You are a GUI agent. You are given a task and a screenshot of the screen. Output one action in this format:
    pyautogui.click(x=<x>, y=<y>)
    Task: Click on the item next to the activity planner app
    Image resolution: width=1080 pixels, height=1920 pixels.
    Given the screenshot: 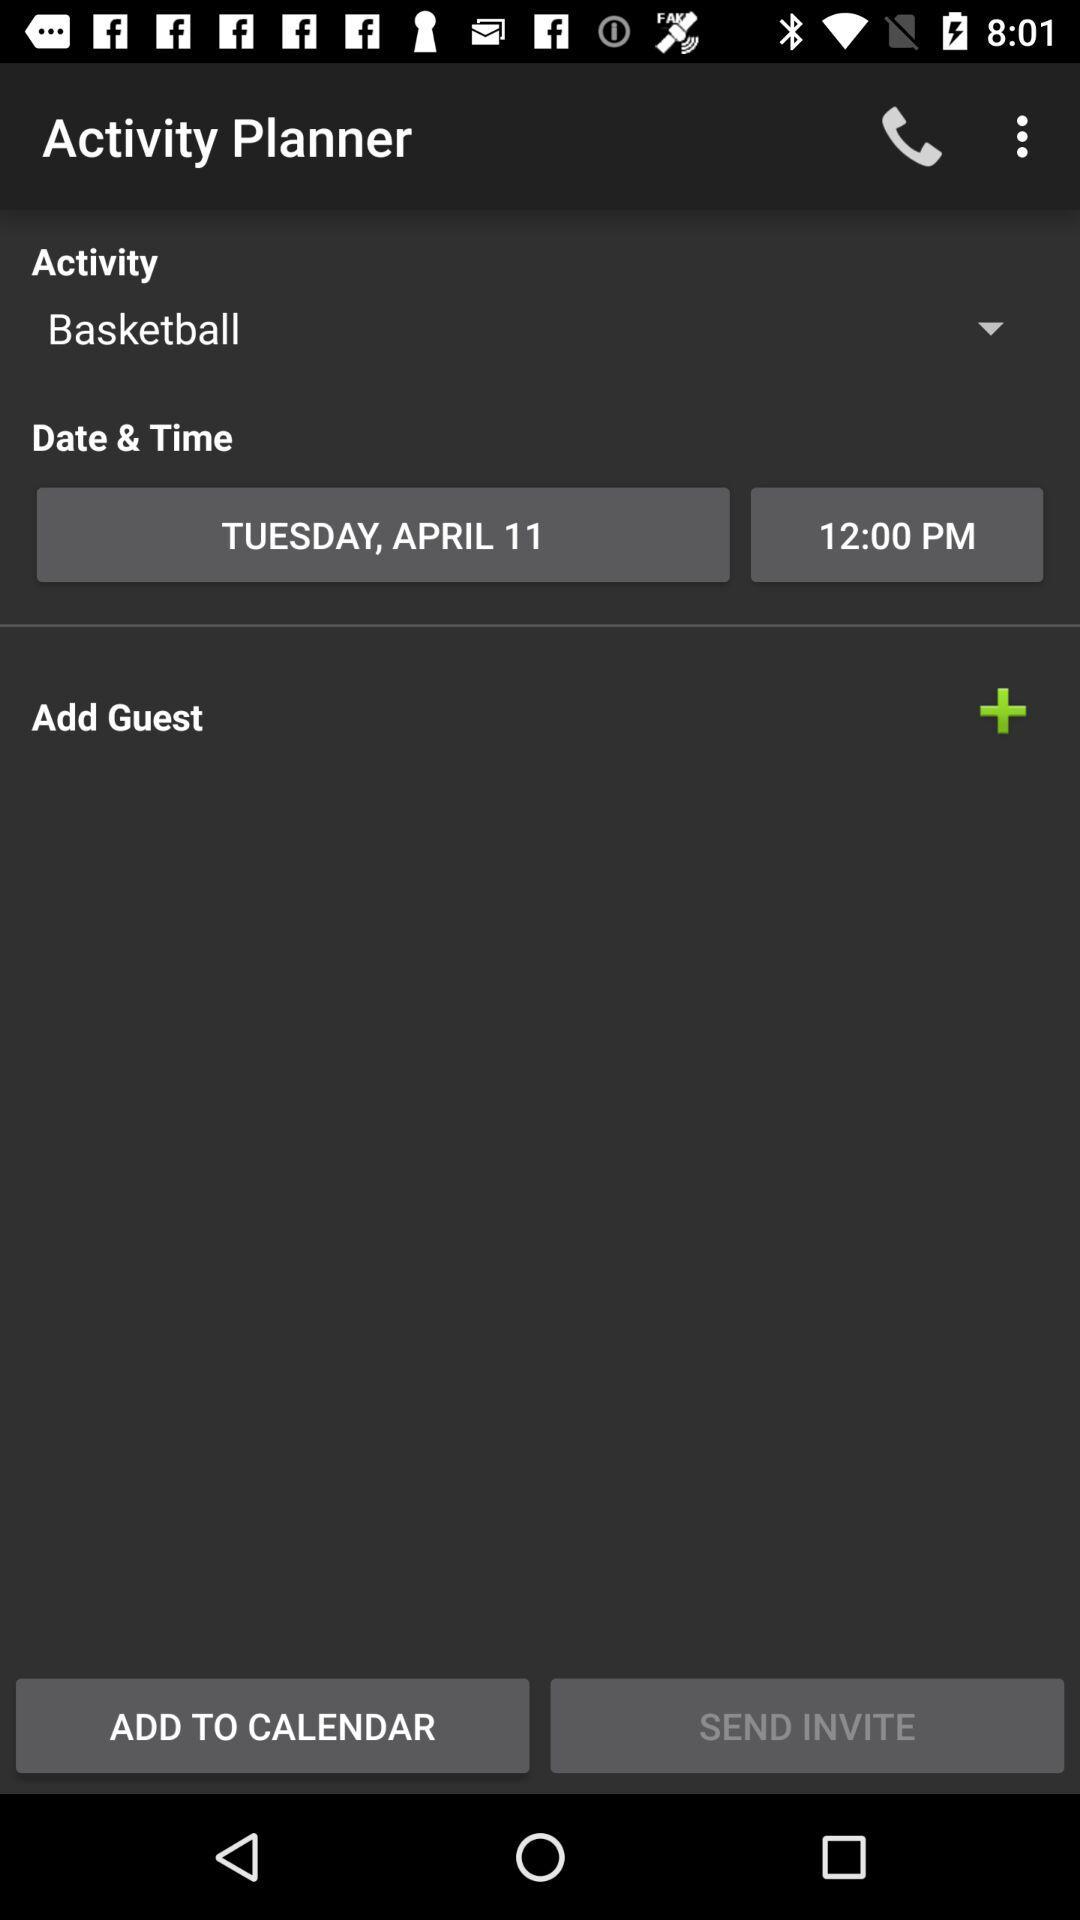 What is the action you would take?
    pyautogui.click(x=911, y=135)
    